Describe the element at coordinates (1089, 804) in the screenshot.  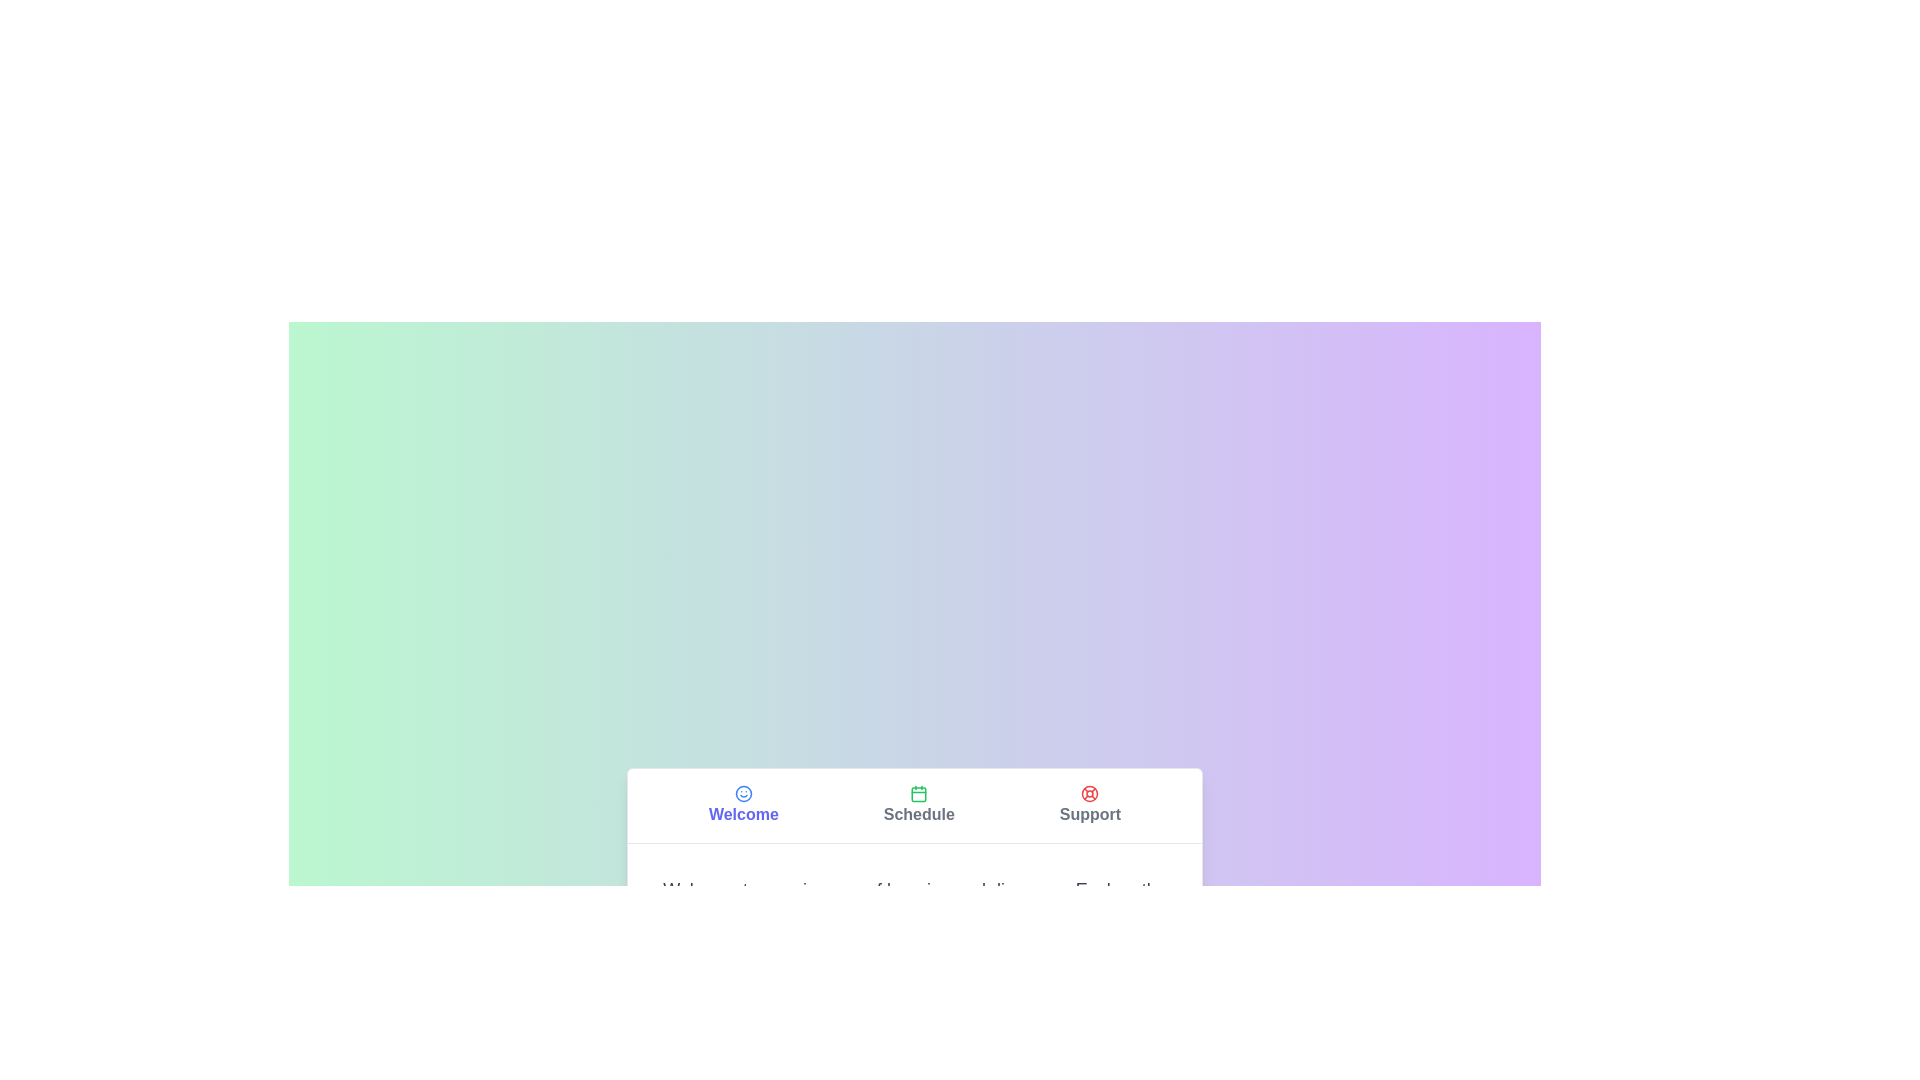
I see `the tab labeled Support to observe the visual transition` at that location.